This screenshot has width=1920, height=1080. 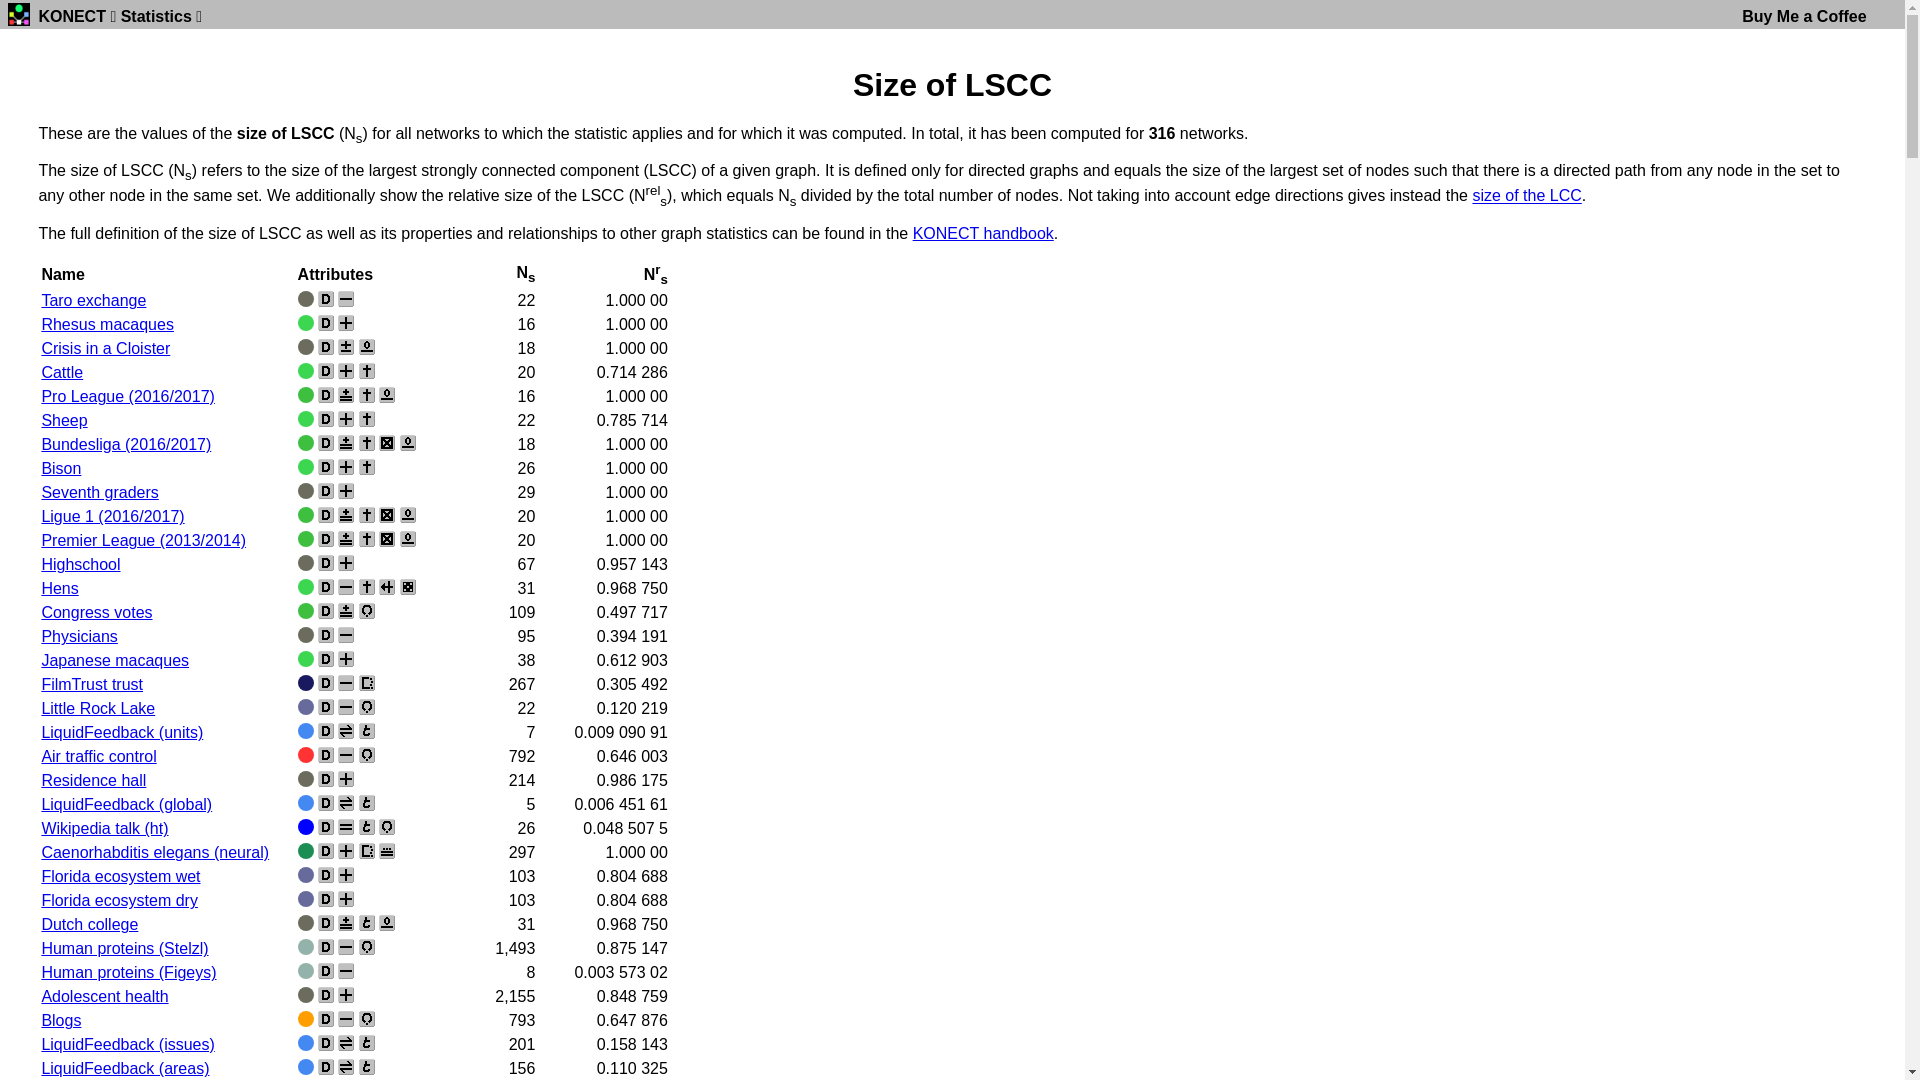 I want to click on 'Wikipedia talk (ht)', so click(x=103, y=828).